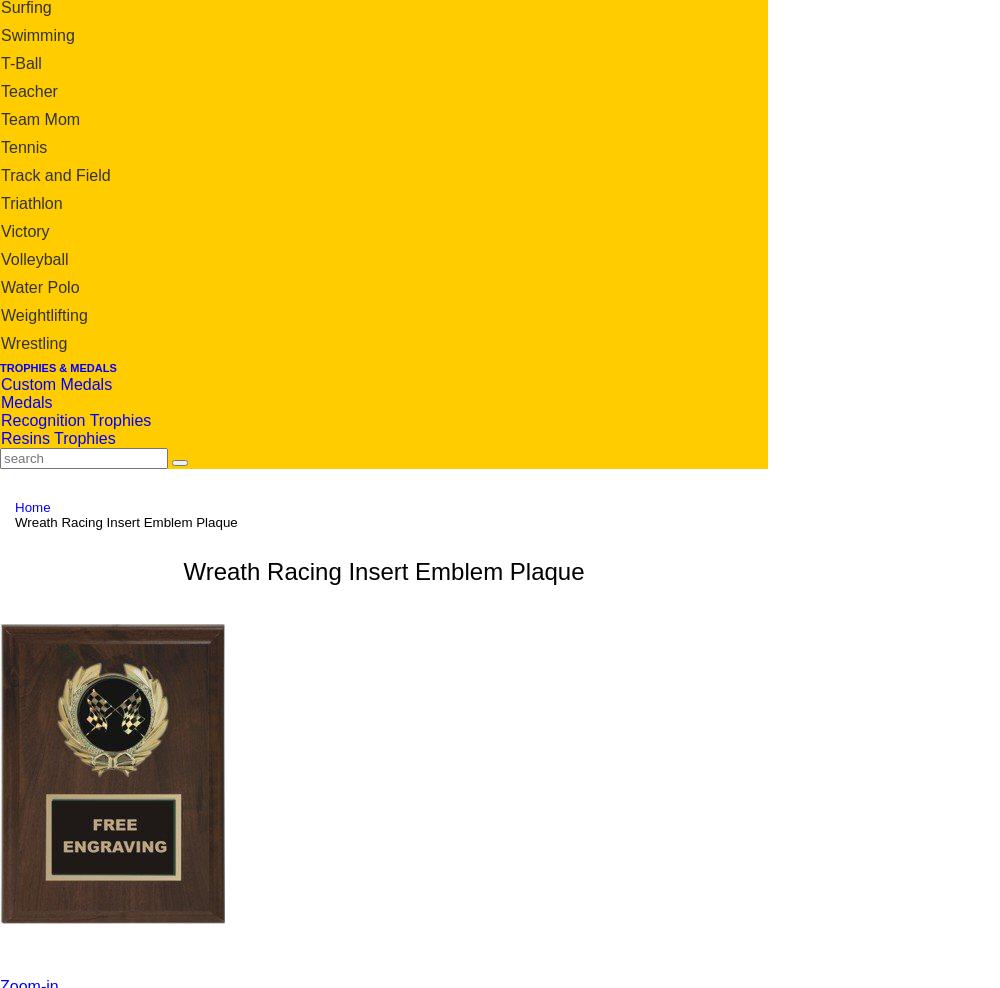  What do you see at coordinates (56, 382) in the screenshot?
I see `'Custom Medals'` at bounding box center [56, 382].